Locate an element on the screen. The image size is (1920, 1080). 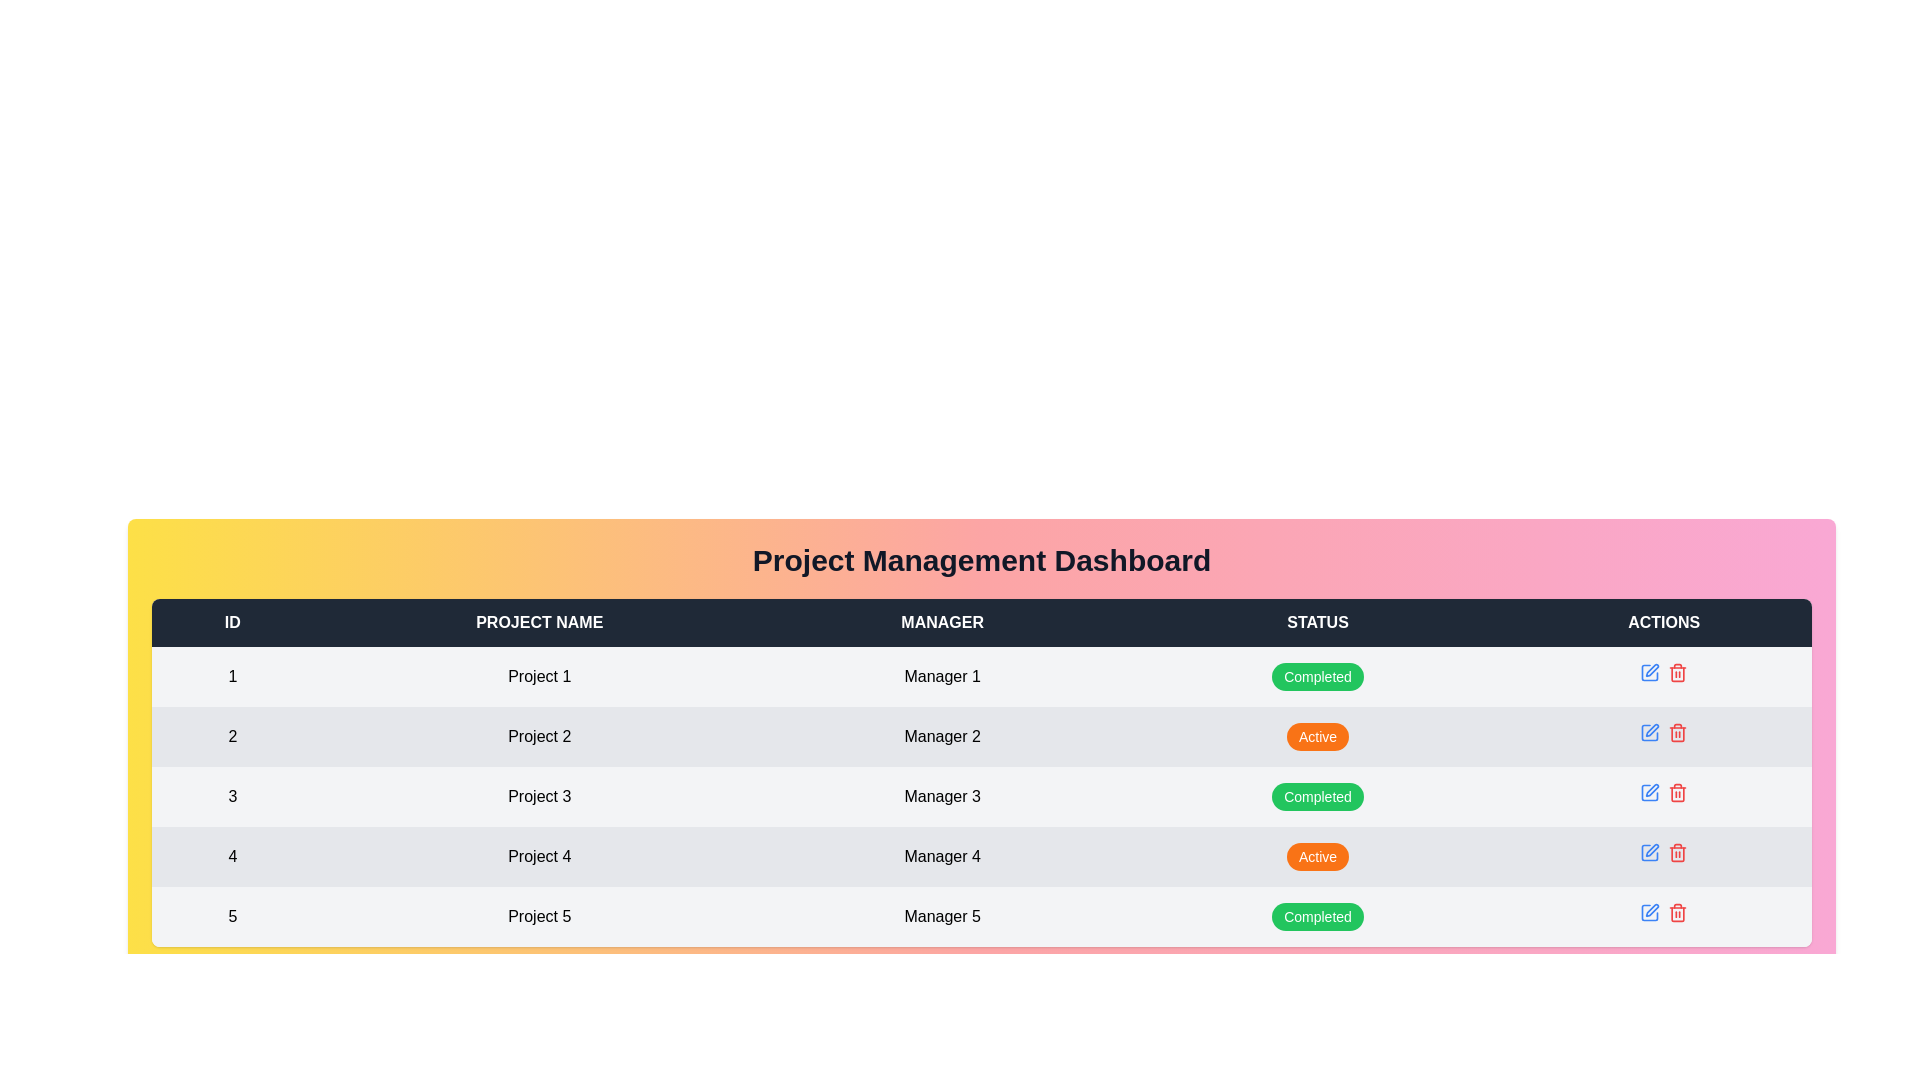
the trash icon representing the delete action for 'Project 3' located in the 'ACTIONS' column of the table is located at coordinates (1678, 793).